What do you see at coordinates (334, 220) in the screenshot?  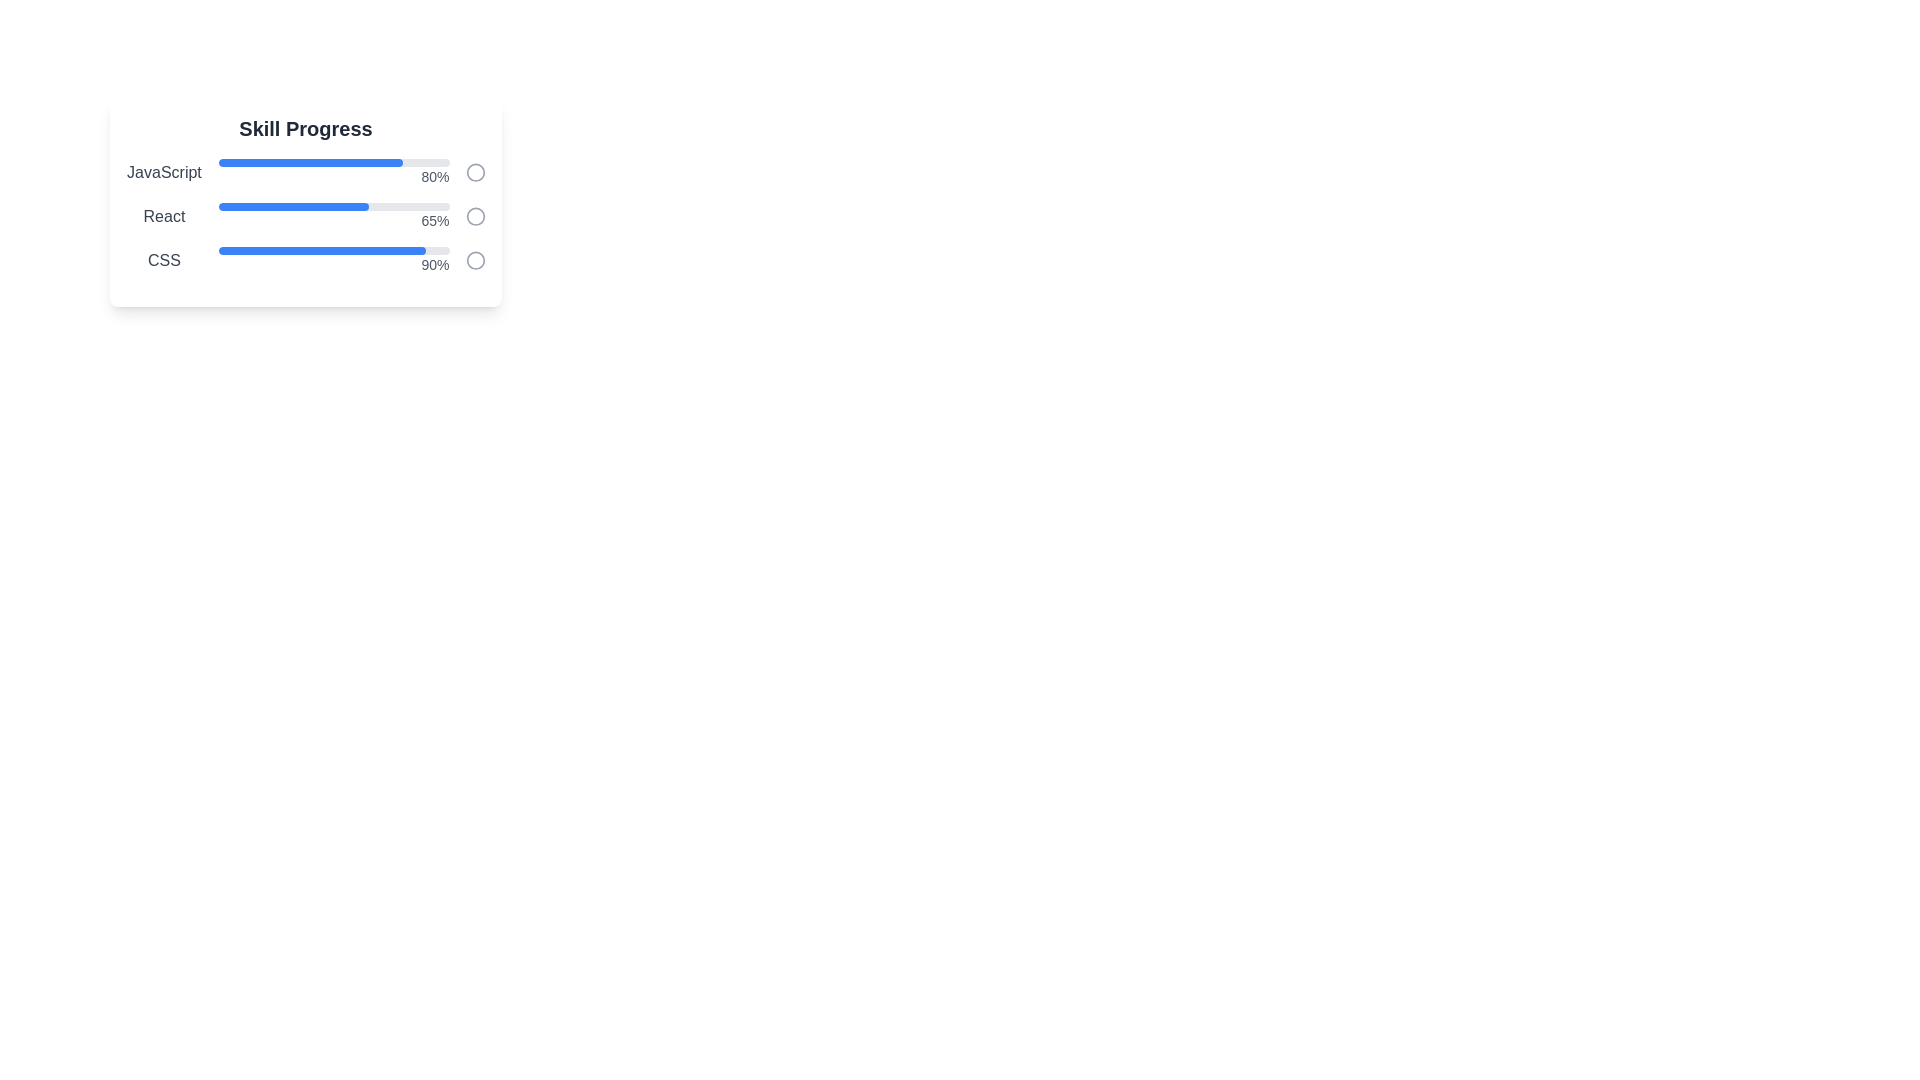 I see `the label displaying '65%' that indicates the progress of the 'React' skill, positioned to the right of the blue progress bar` at bounding box center [334, 220].